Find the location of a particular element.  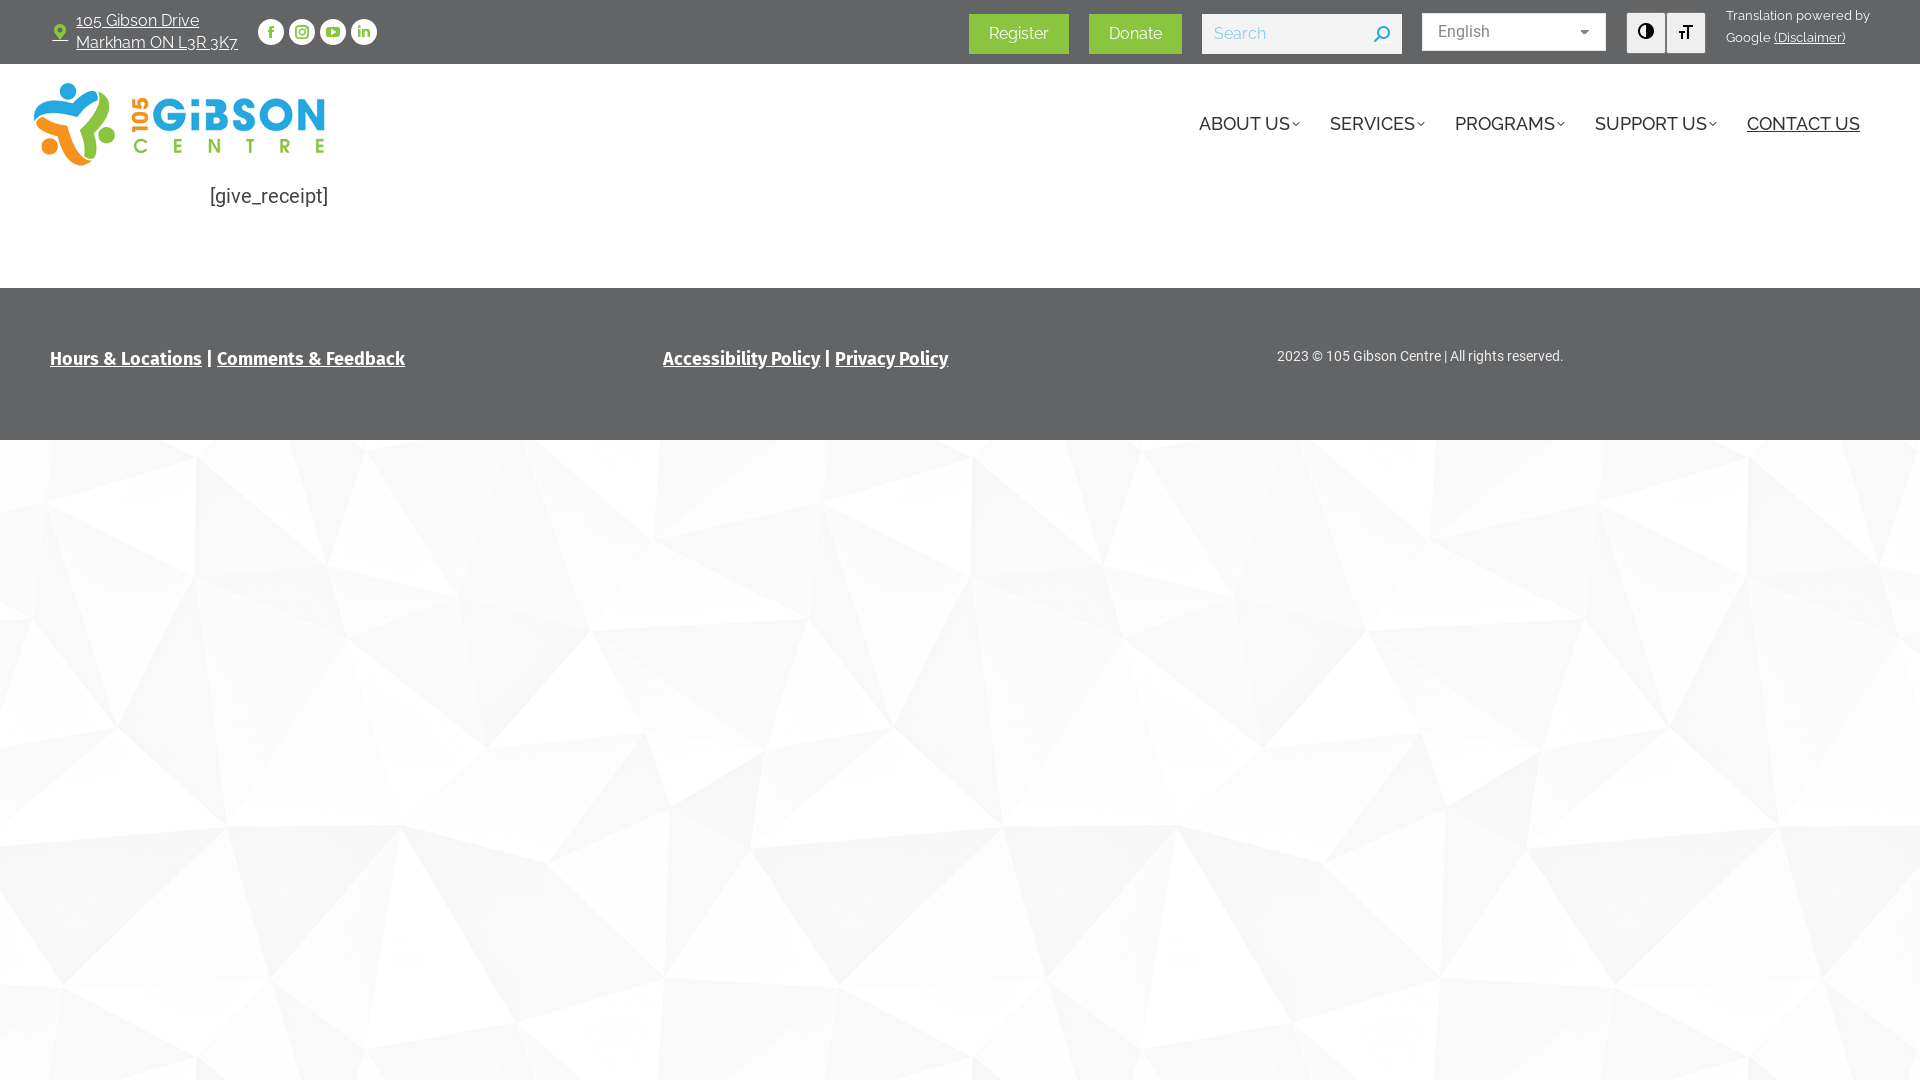

'(Disclaimer)' is located at coordinates (1809, 37).